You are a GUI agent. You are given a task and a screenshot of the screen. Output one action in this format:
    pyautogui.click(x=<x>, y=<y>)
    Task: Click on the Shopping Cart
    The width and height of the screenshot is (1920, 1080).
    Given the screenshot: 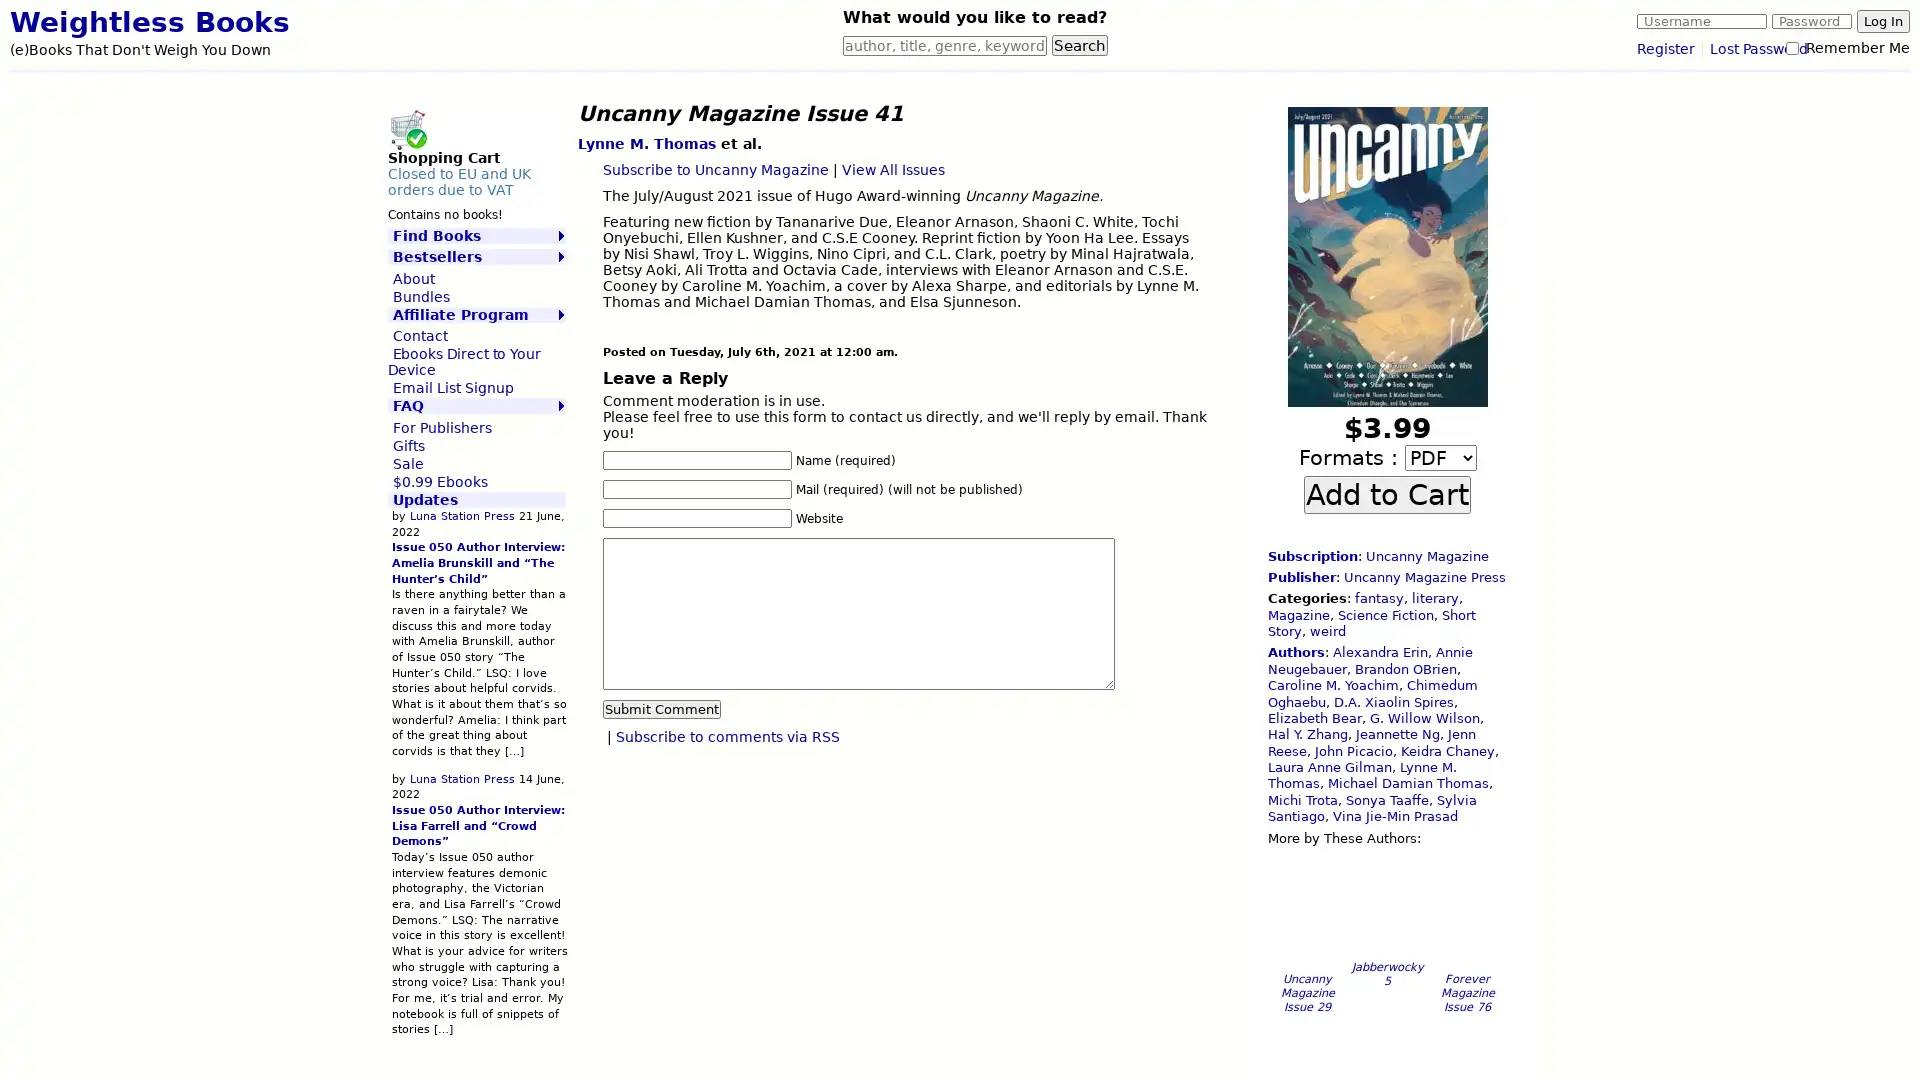 What is the action you would take?
    pyautogui.click(x=406, y=128)
    